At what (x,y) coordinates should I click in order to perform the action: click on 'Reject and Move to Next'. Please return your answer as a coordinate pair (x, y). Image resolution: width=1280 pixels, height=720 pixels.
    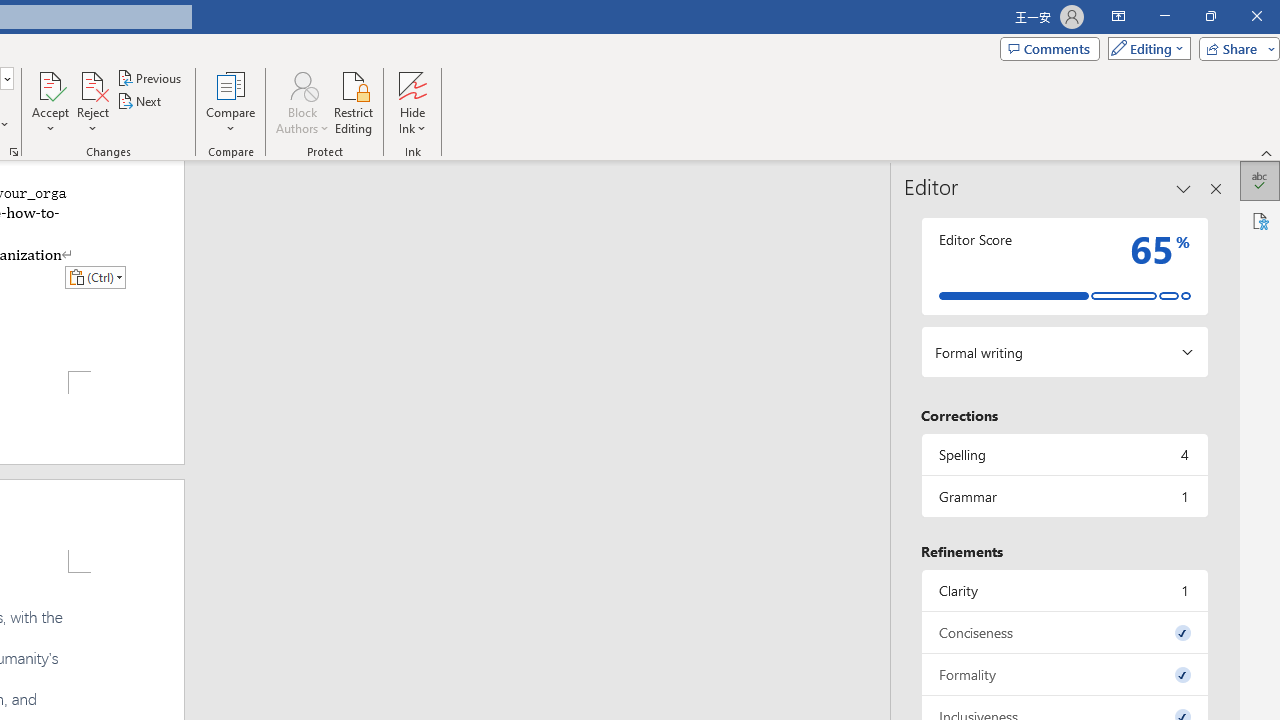
    Looking at the image, I should click on (91, 84).